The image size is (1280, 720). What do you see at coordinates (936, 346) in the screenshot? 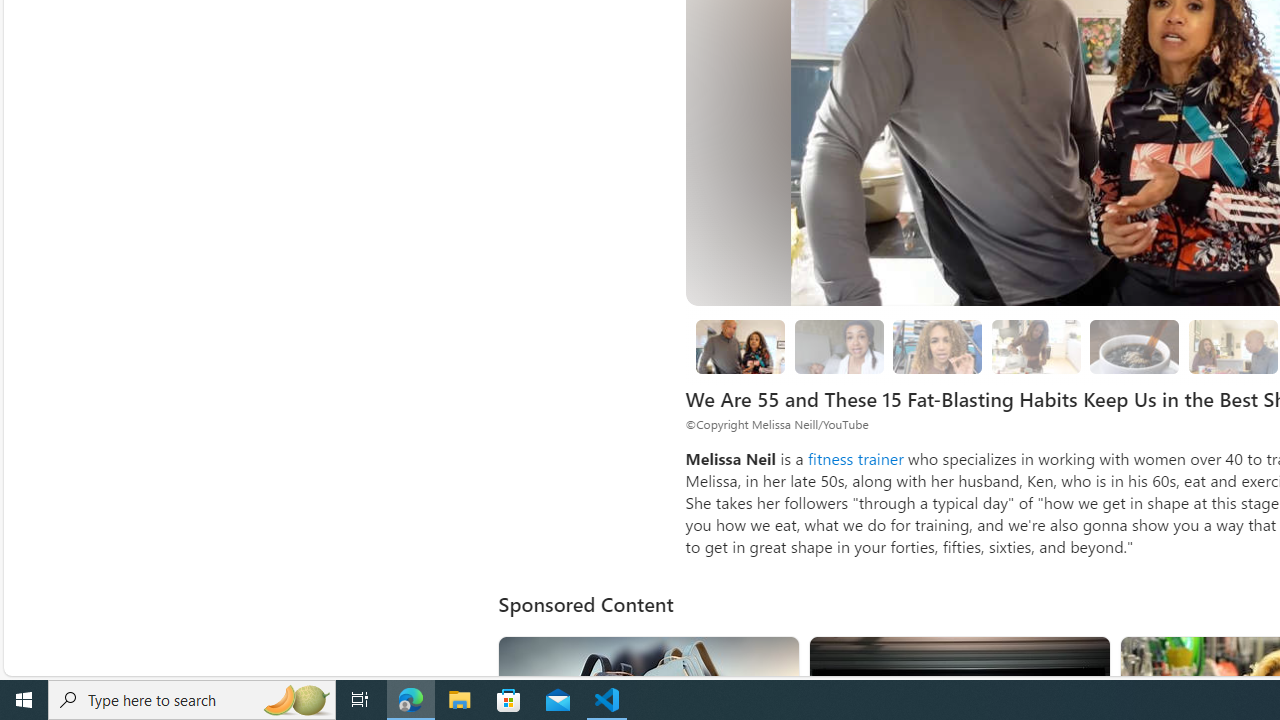
I see `'2 They Use Protein Powder for Flavor'` at bounding box center [936, 346].